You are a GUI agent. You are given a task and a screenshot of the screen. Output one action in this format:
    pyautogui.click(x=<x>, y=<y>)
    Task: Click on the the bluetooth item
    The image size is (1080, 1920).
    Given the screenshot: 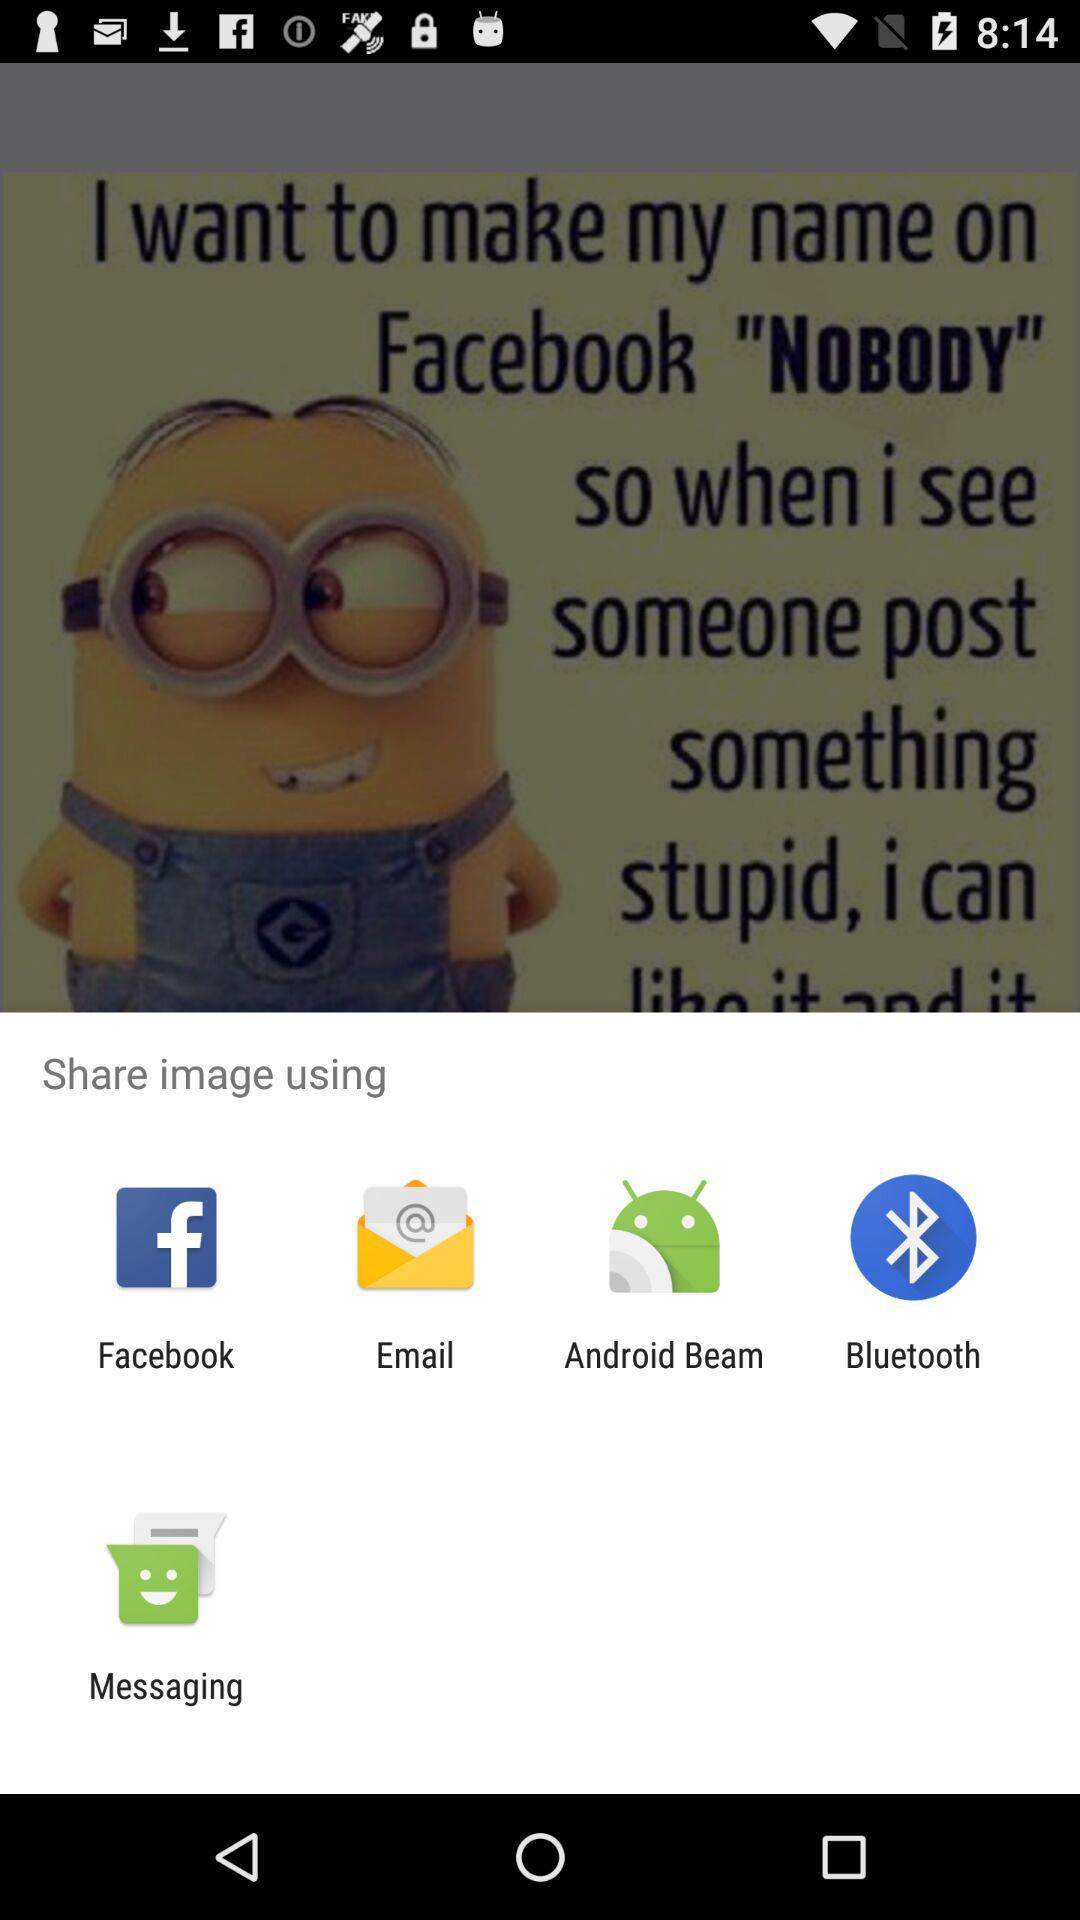 What is the action you would take?
    pyautogui.click(x=913, y=1374)
    